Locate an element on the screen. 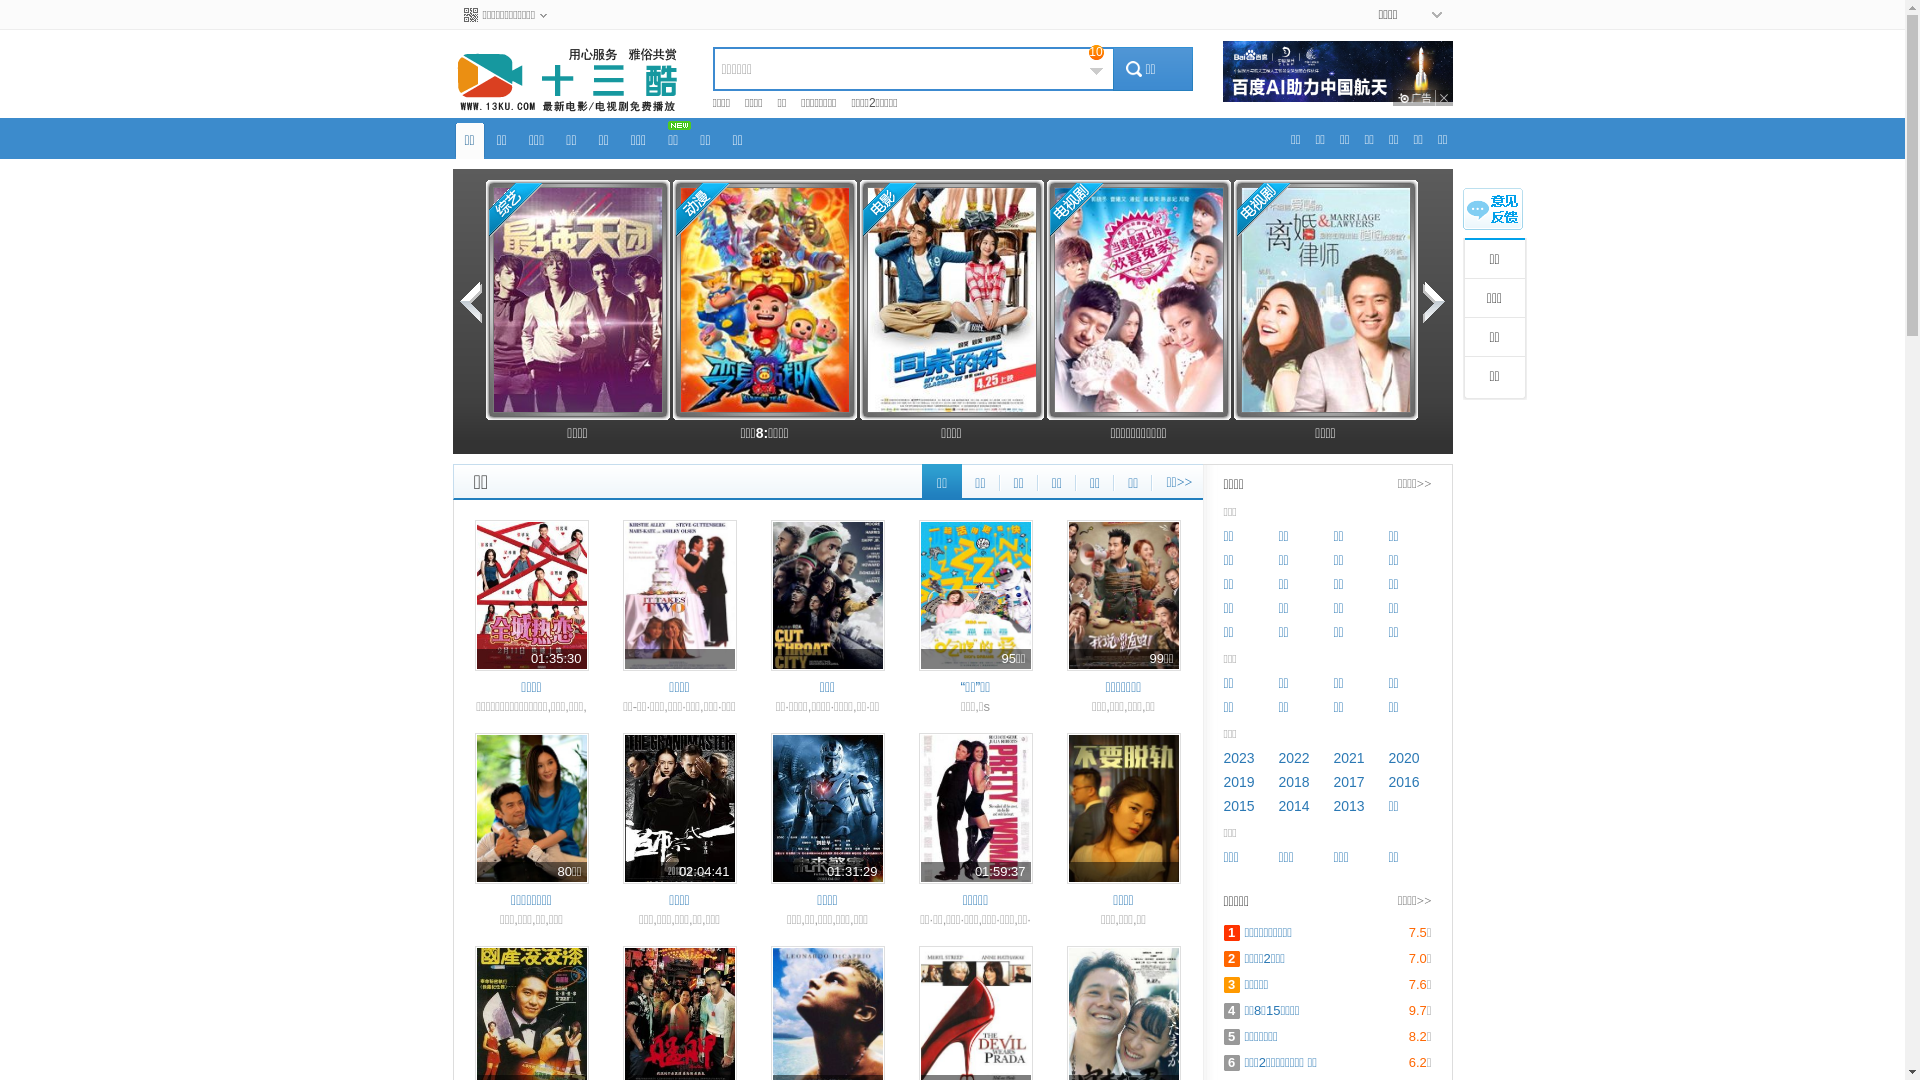 Image resolution: width=1920 pixels, height=1080 pixels. '2015' is located at coordinates (1223, 805).